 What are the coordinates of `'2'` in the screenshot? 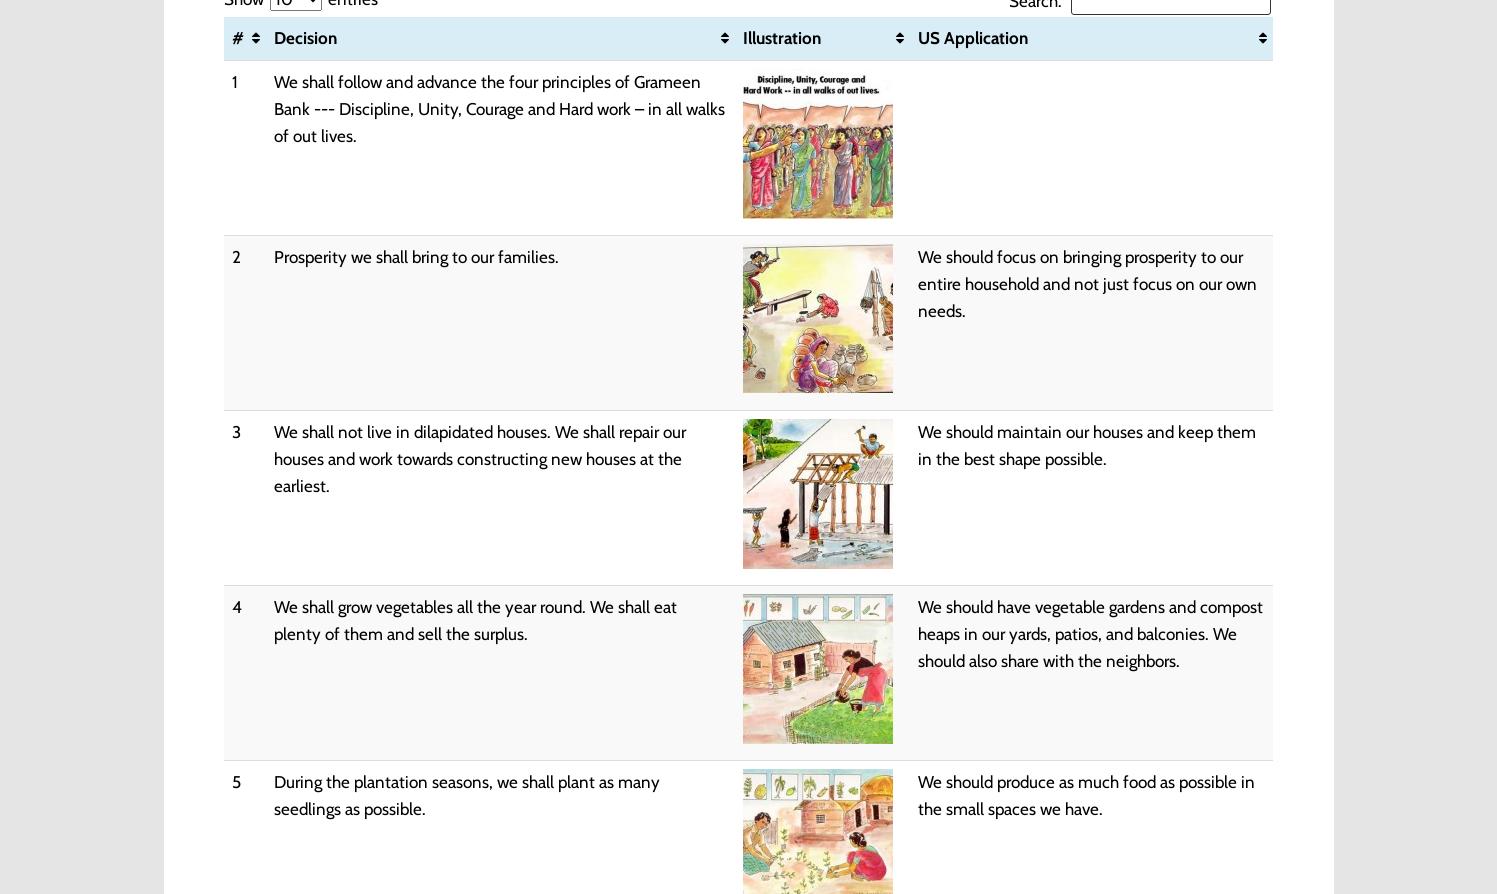 It's located at (230, 255).